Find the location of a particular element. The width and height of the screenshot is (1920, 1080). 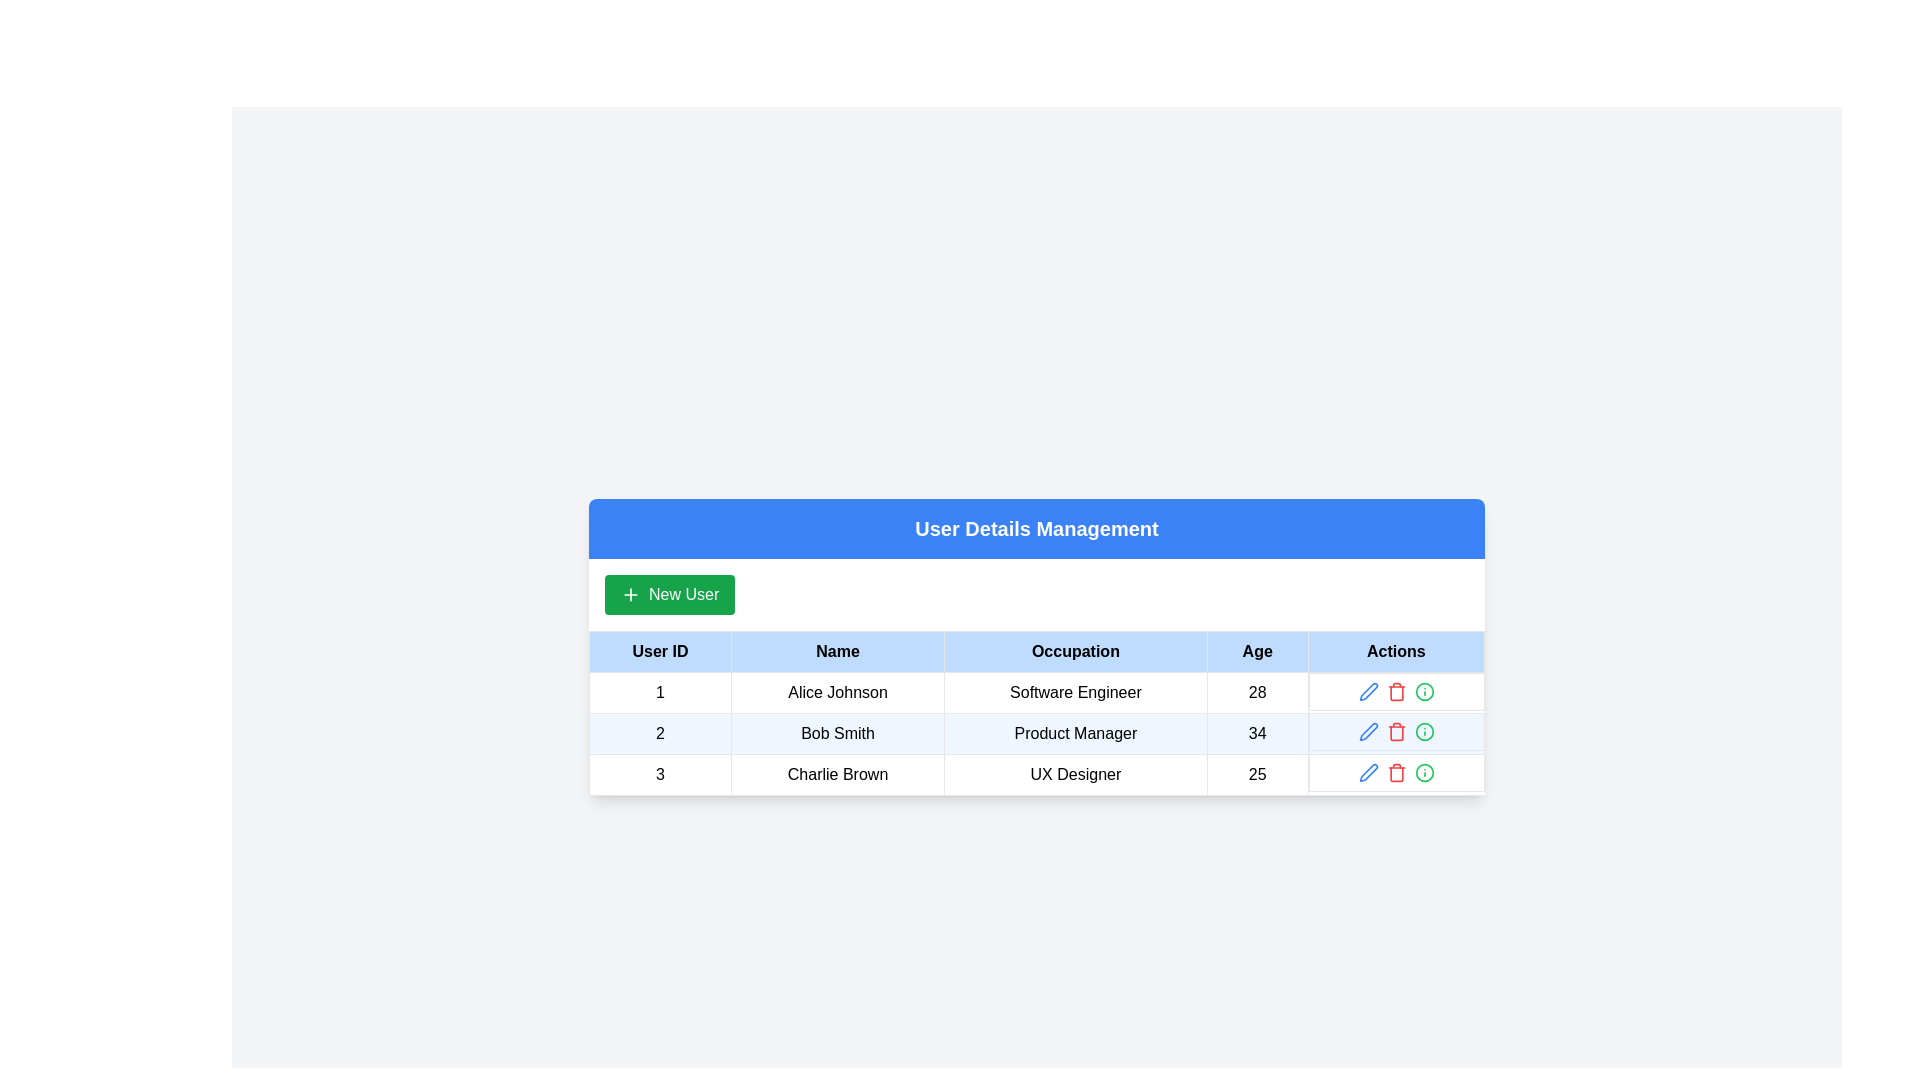

the blue pen icon located is located at coordinates (1367, 732).